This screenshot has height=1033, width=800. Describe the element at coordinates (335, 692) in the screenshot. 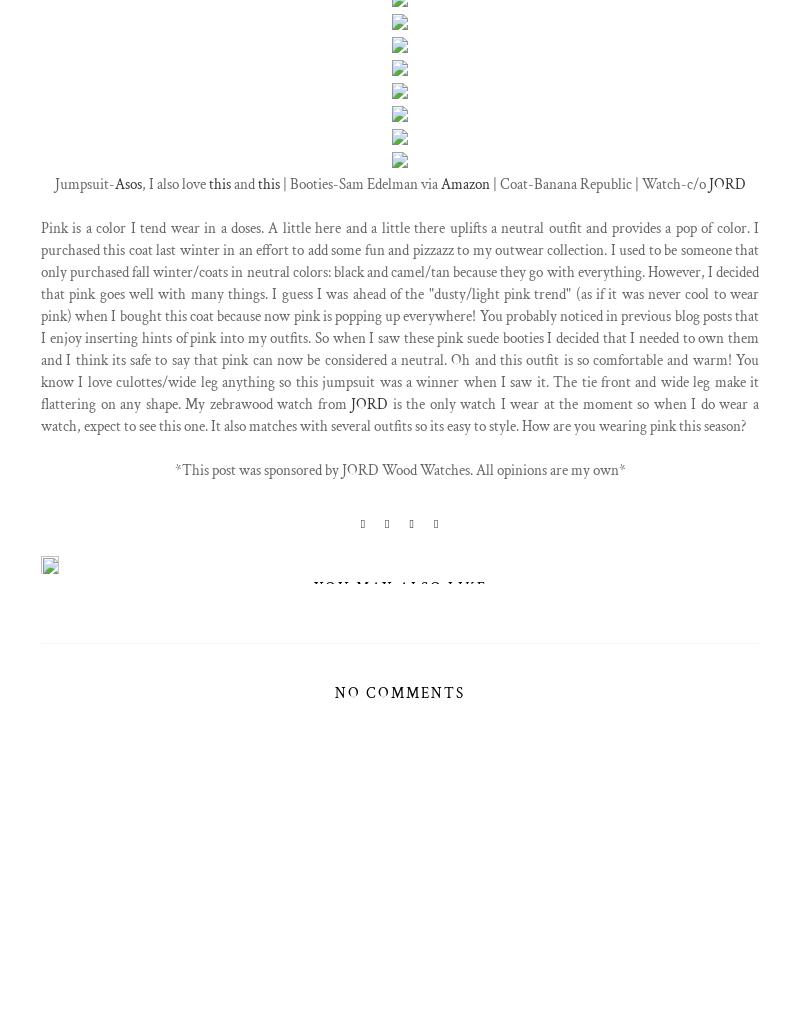

I see `'No comments'` at that location.